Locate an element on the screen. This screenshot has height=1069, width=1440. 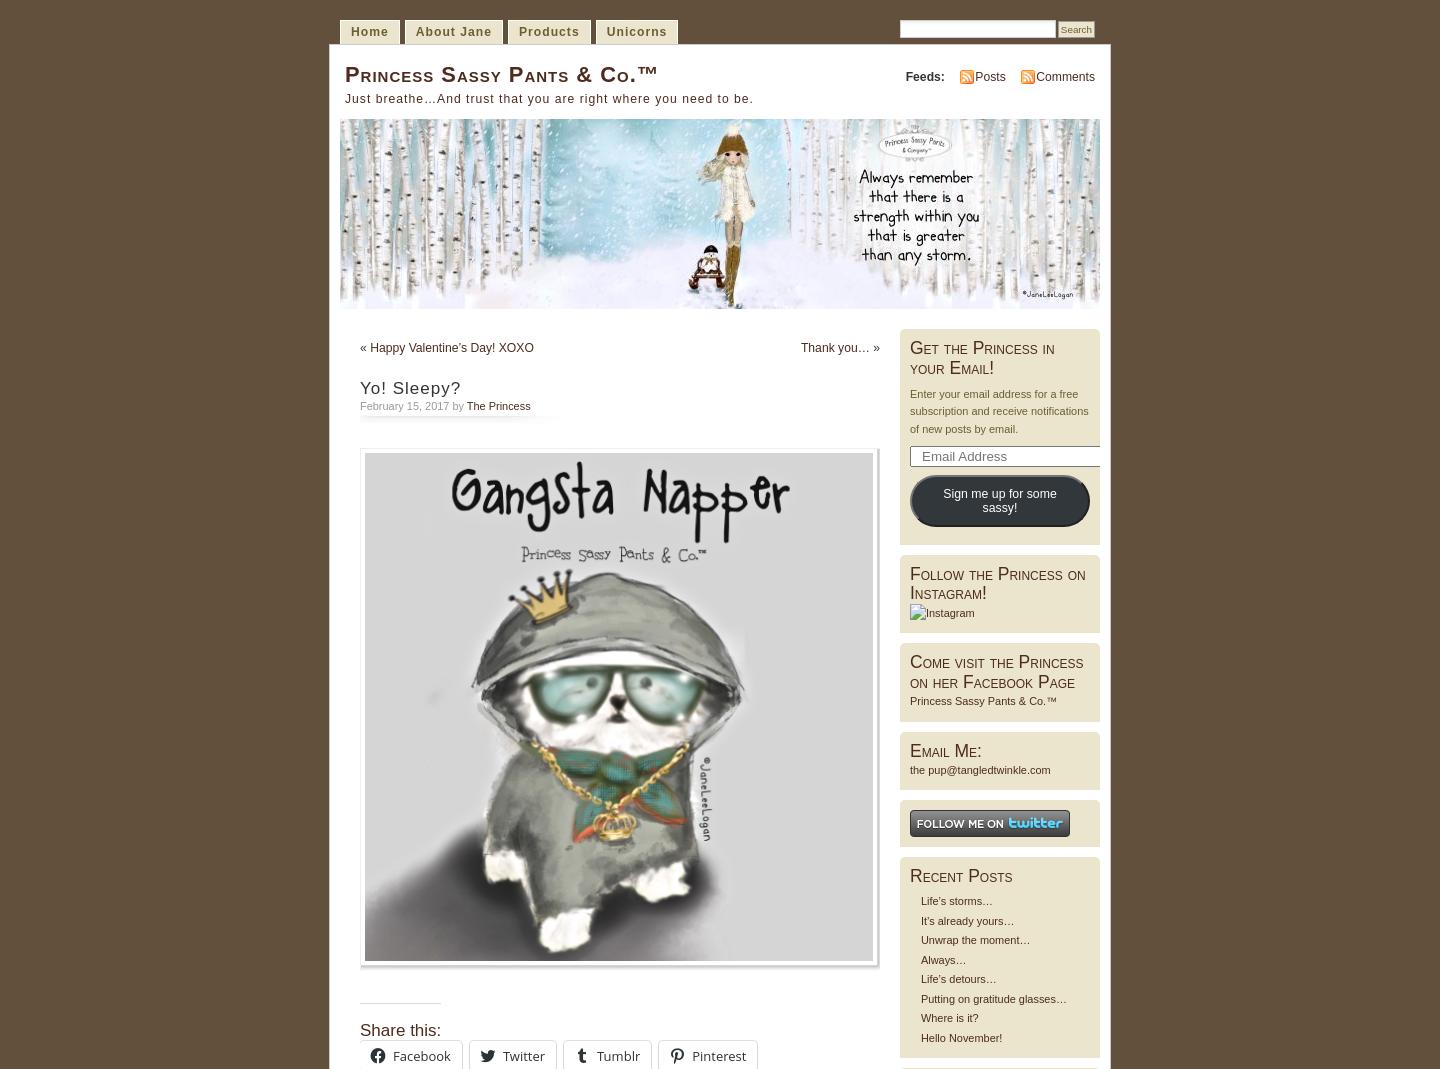
'Where is it?' is located at coordinates (948, 1018).